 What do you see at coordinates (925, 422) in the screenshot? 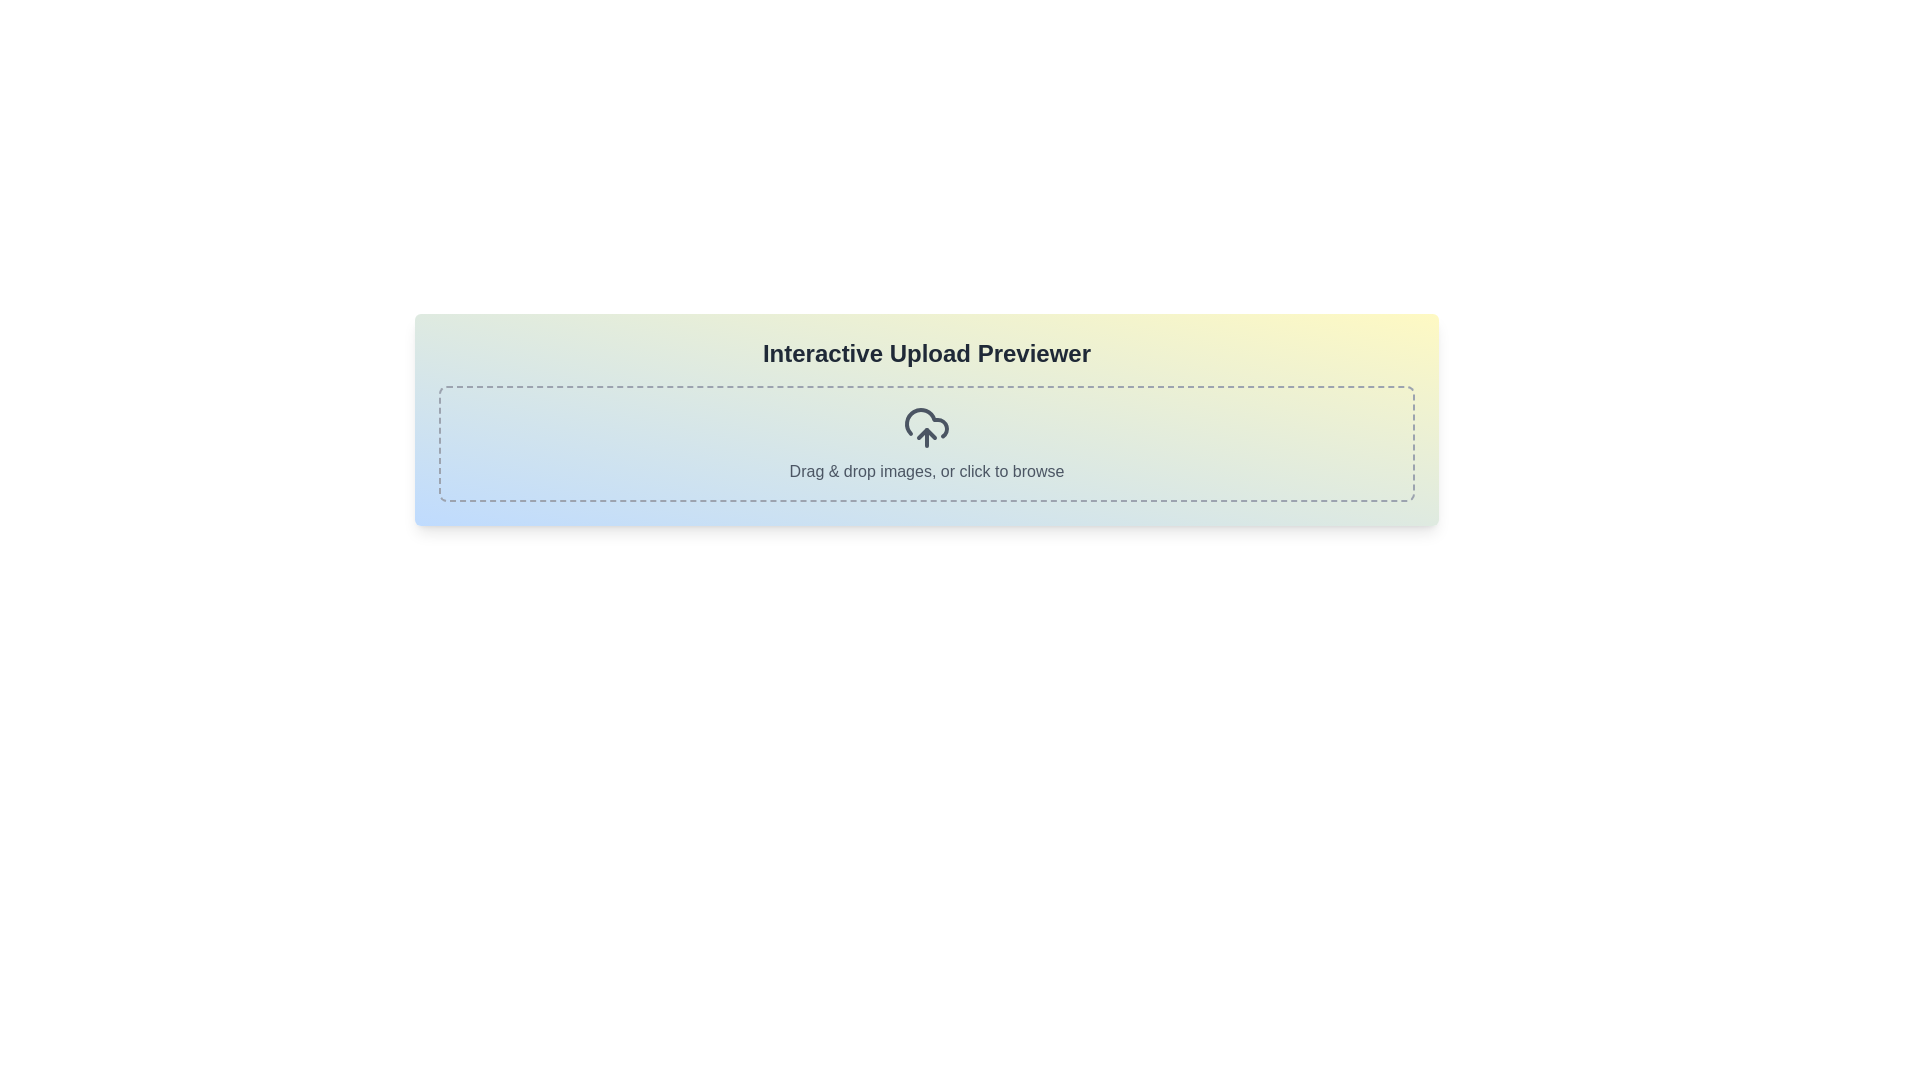
I see `the curved line forming the upper part of the cloud icon, which is styled with a gray stroke and is positioned in the top-central section of the cloud upload functionality icon` at bounding box center [925, 422].